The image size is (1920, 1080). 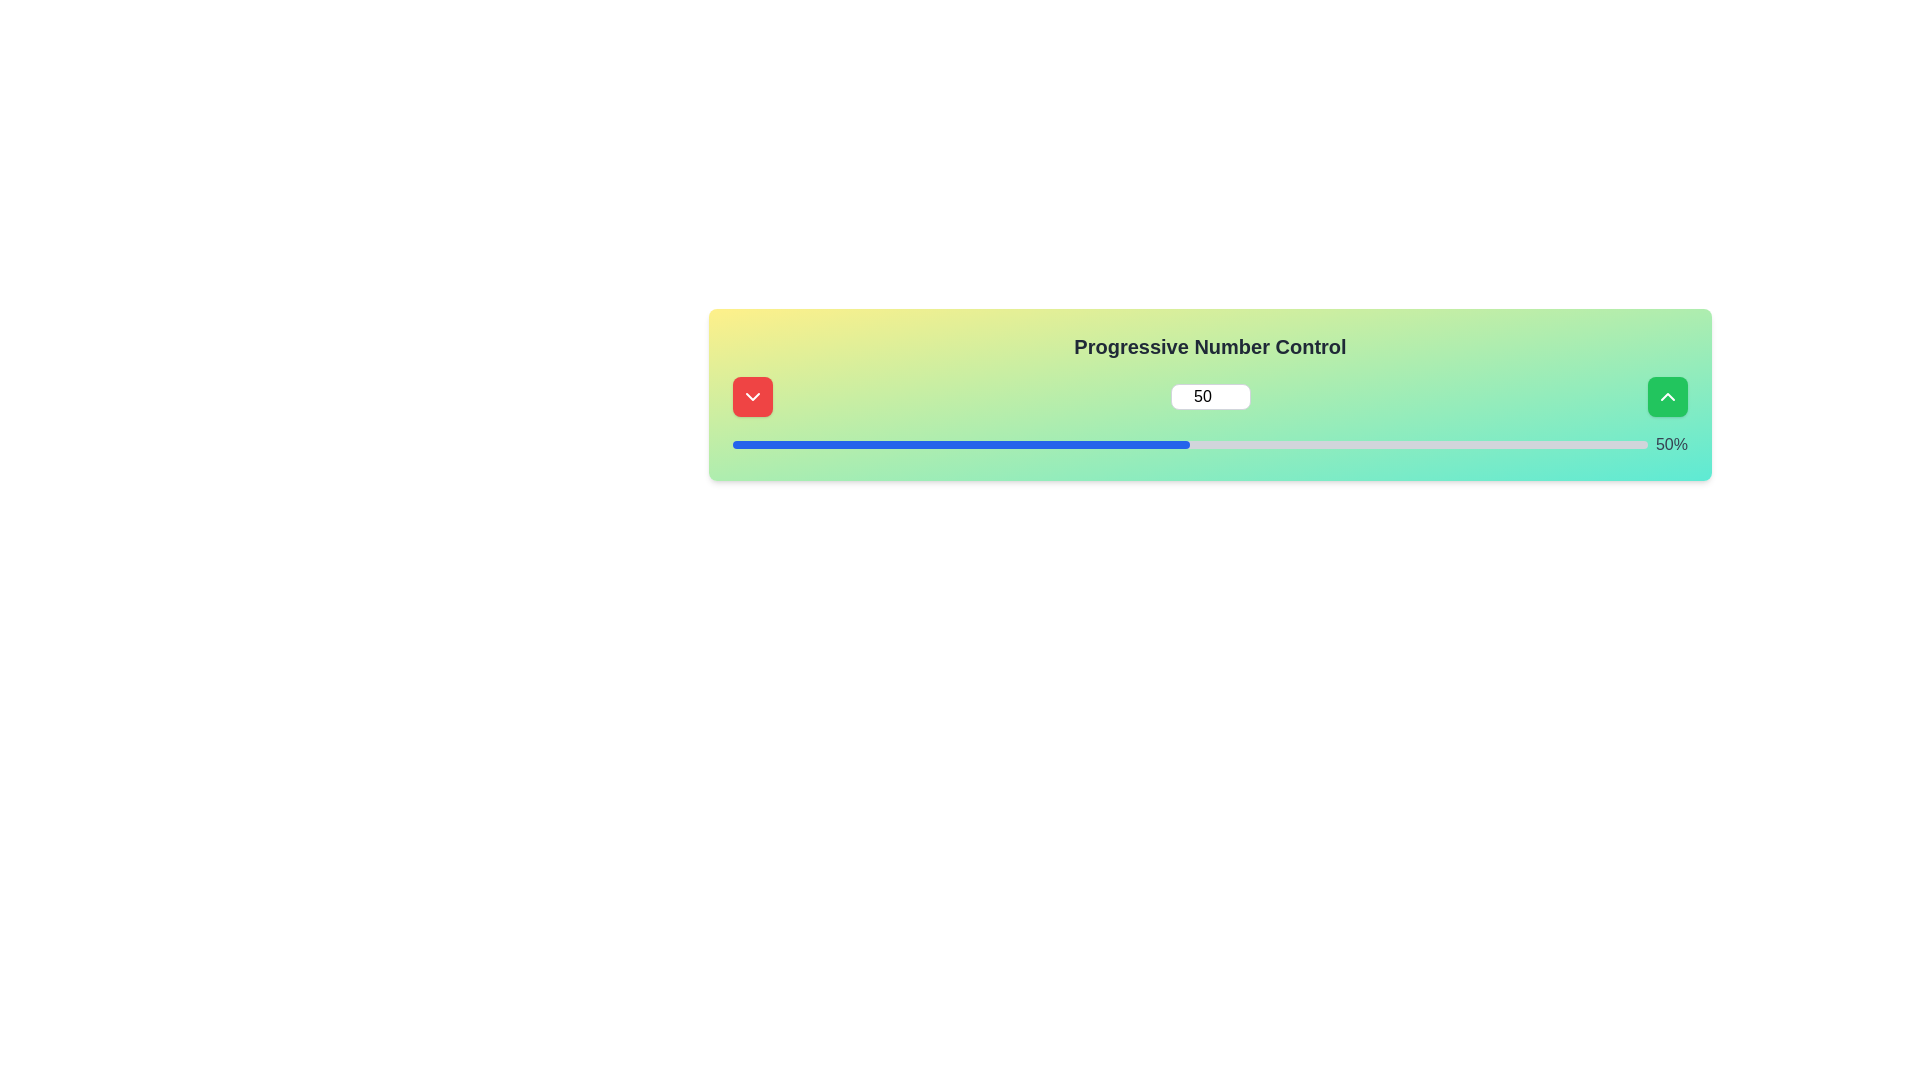 What do you see at coordinates (1093, 443) in the screenshot?
I see `the slider value` at bounding box center [1093, 443].